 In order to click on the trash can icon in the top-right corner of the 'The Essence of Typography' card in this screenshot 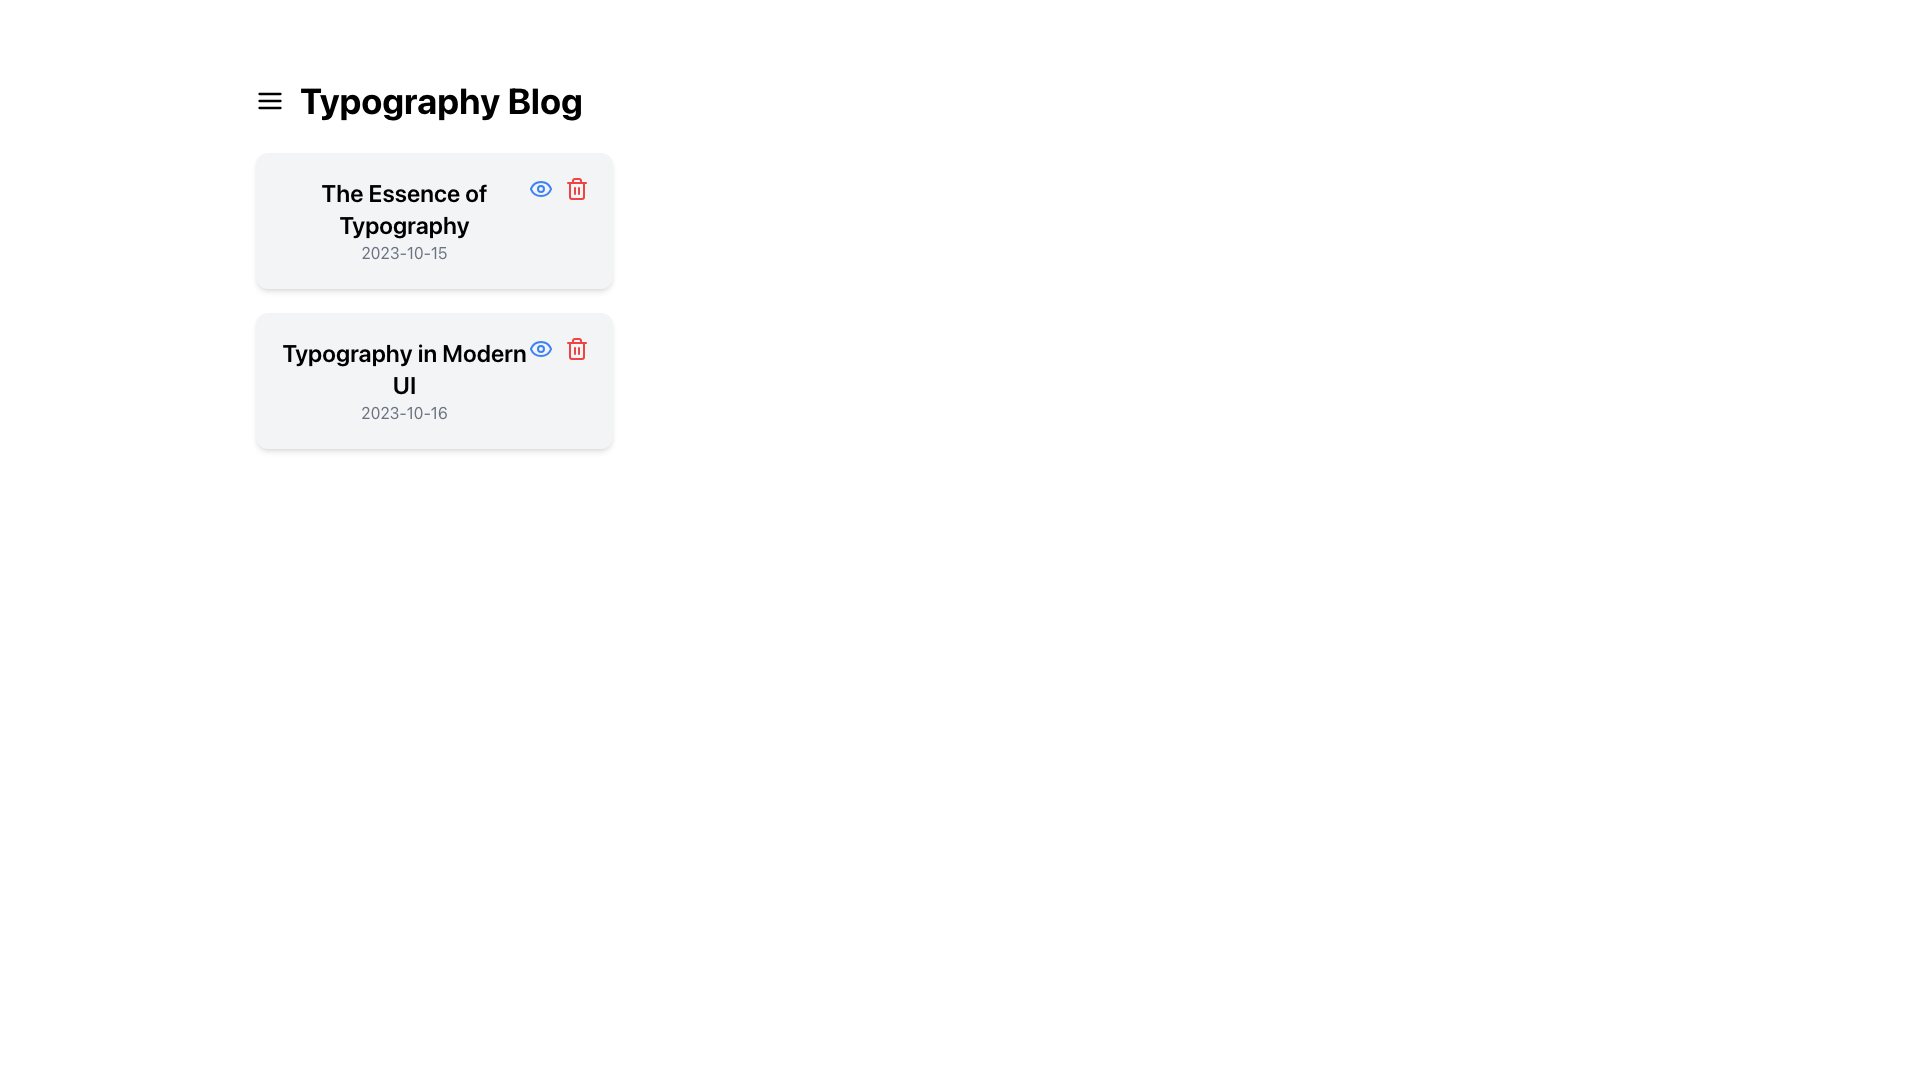, I will do `click(575, 191)`.